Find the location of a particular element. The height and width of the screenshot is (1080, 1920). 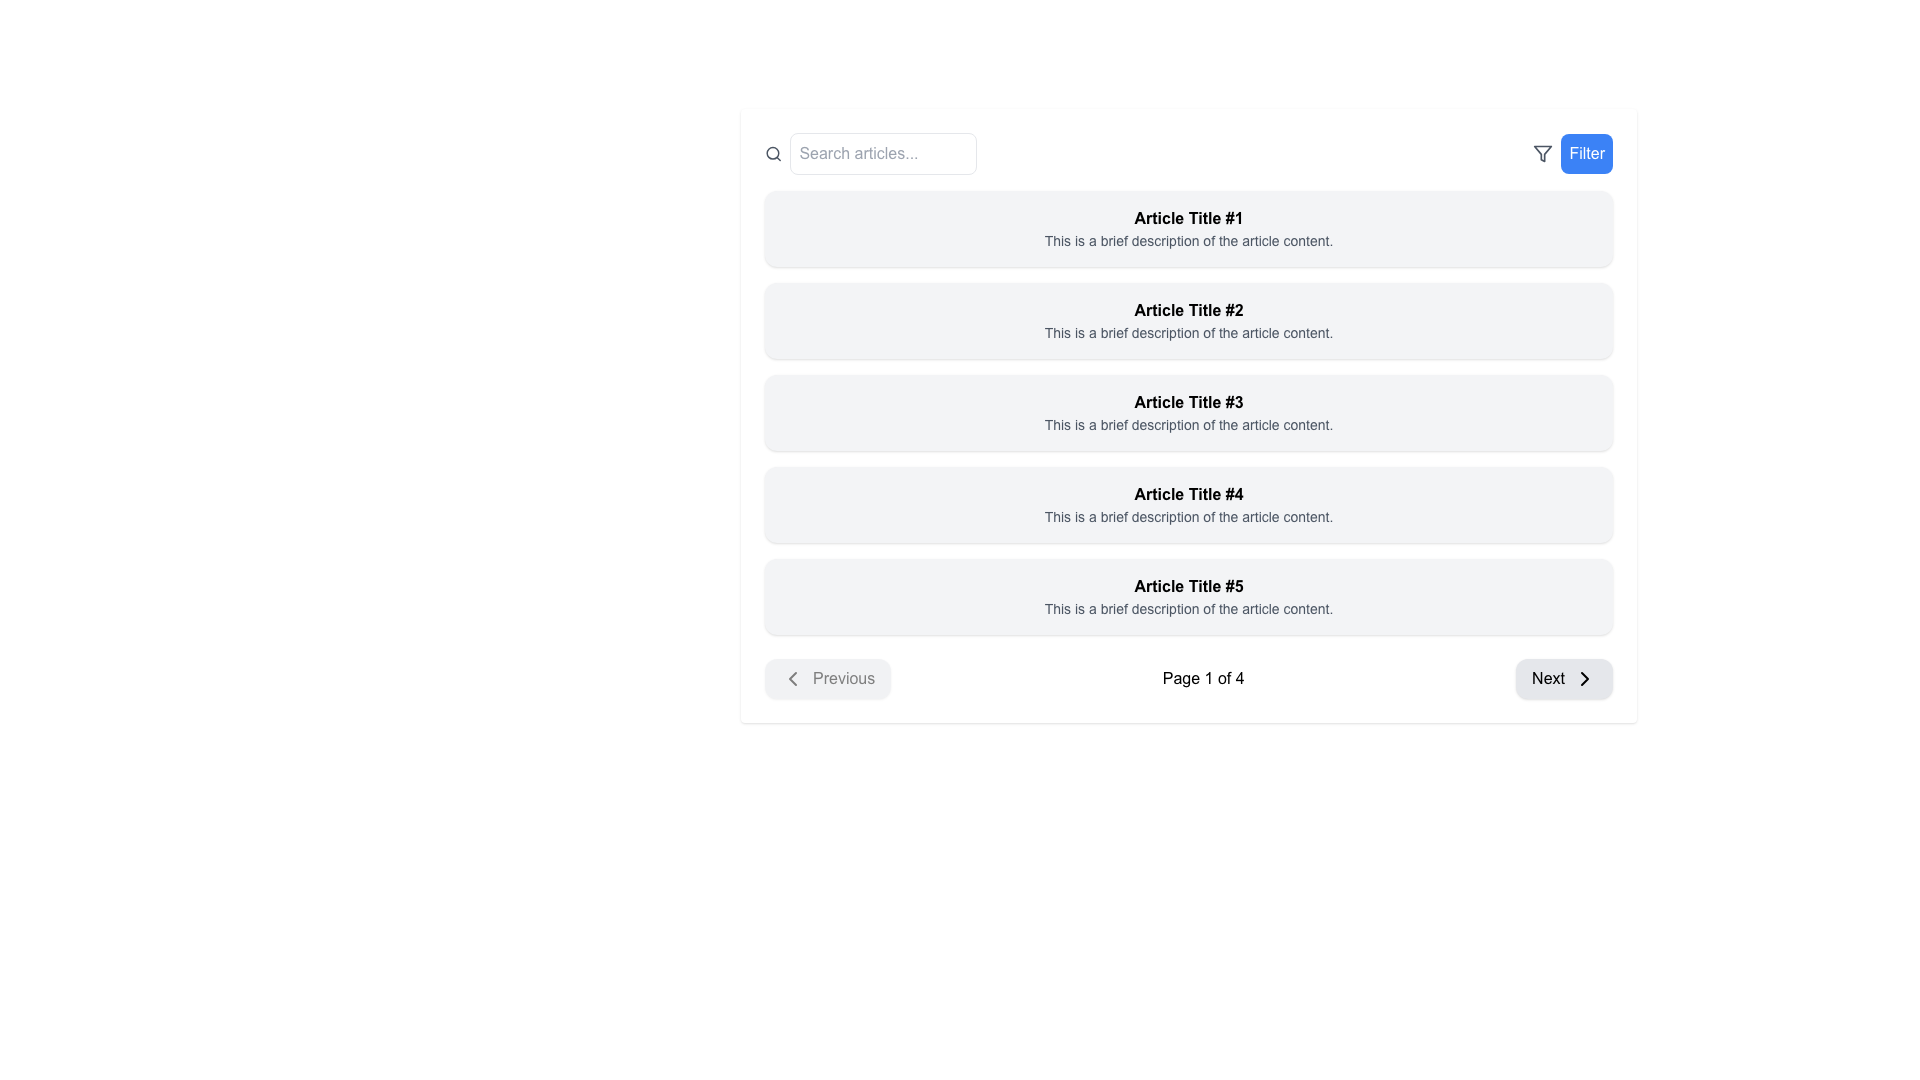

the bolded text element that reads 'Article Title #5', which is the title of the fifth article entry in a vertical list is located at coordinates (1189, 585).